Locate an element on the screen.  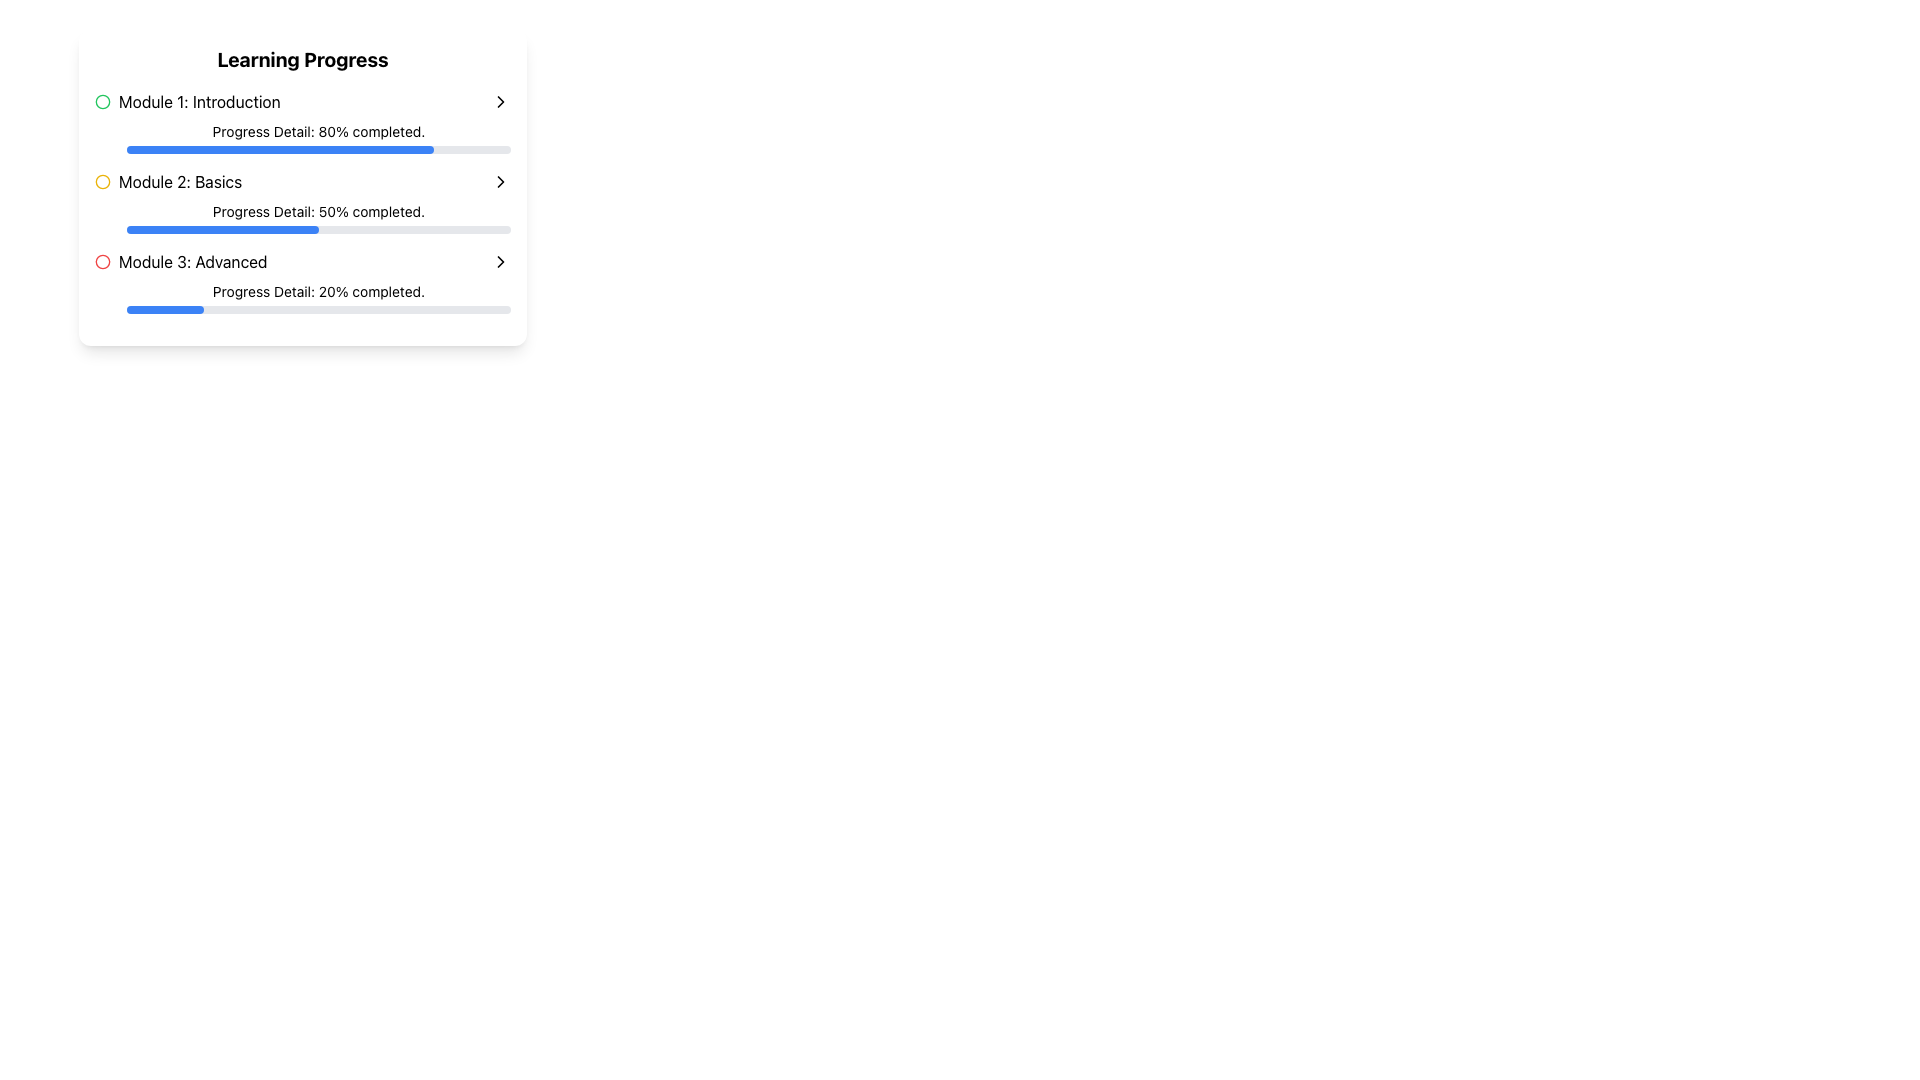
the Composite UI element displaying 'Module 3: Advanced' and 'Progress Detail: 20% completed.' is located at coordinates (301, 281).